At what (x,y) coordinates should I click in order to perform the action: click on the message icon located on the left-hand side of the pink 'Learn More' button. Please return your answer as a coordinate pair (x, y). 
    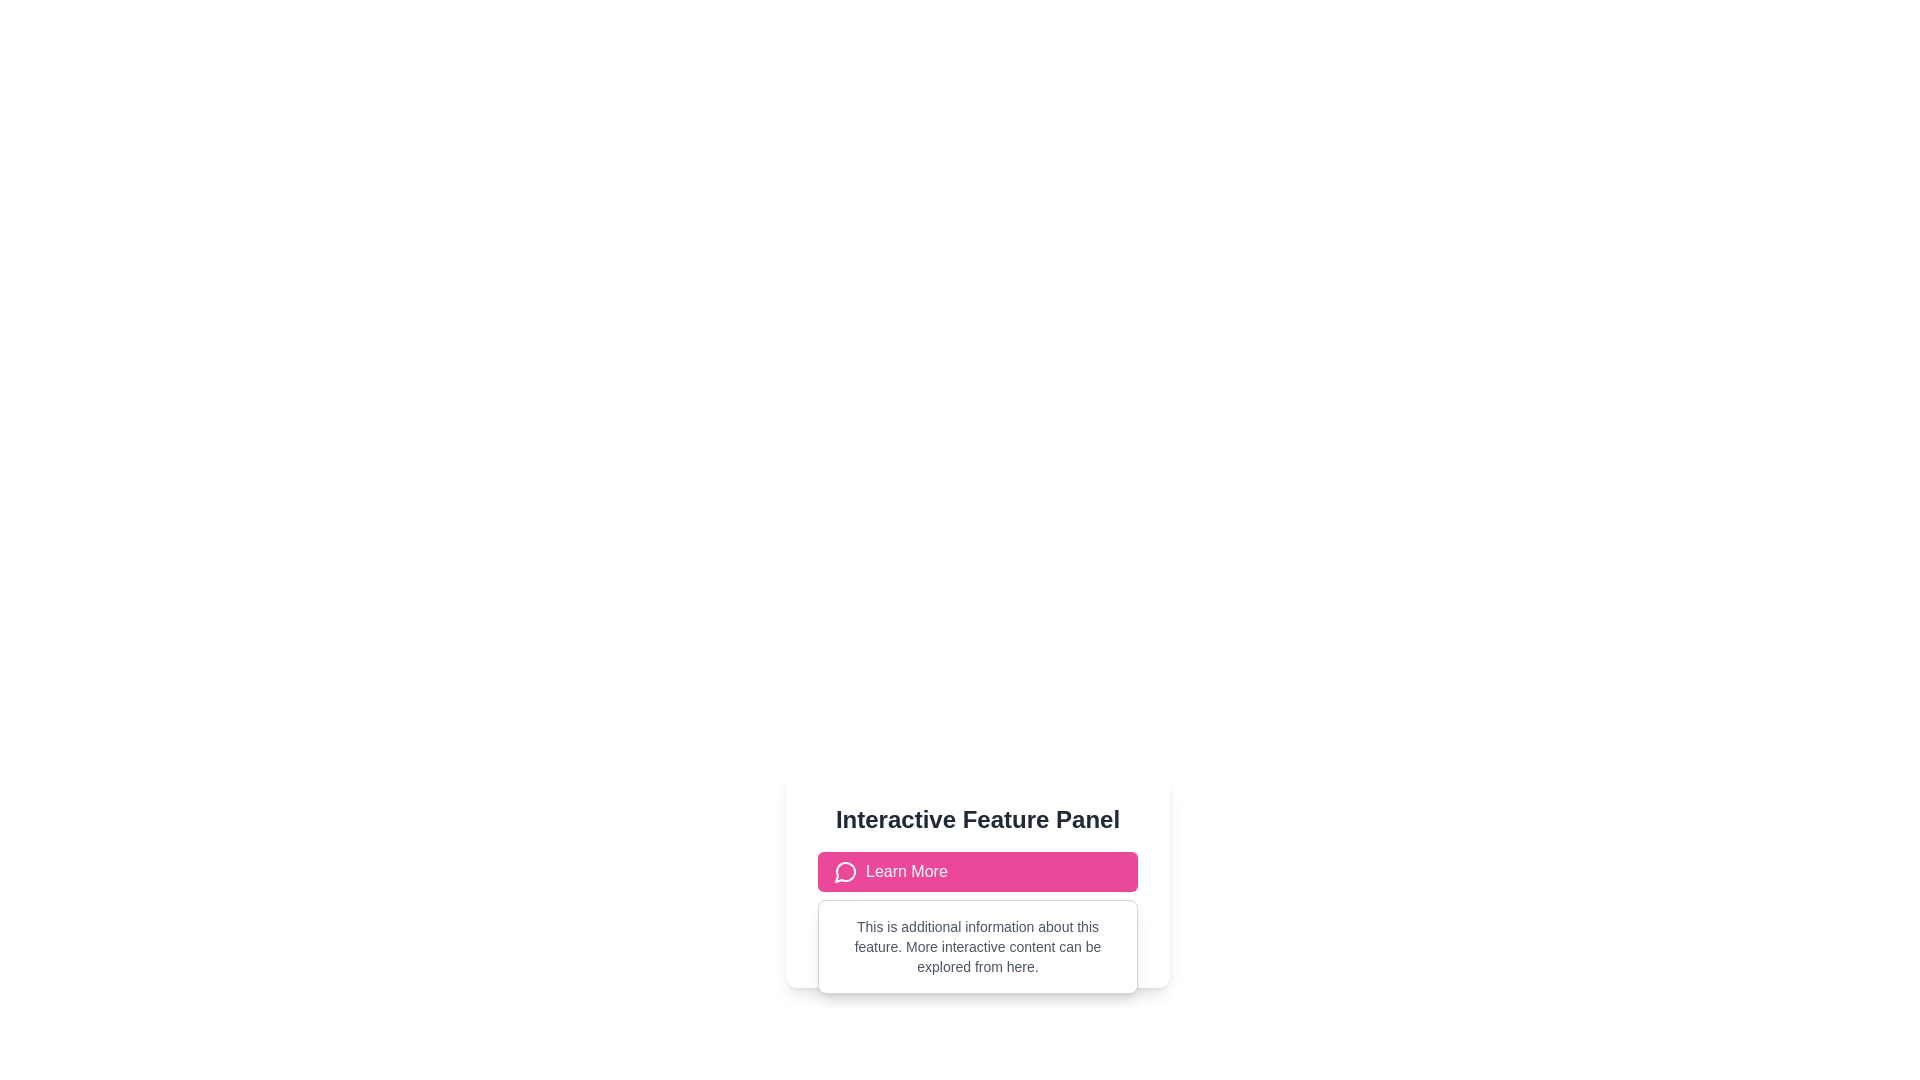
    Looking at the image, I should click on (845, 870).